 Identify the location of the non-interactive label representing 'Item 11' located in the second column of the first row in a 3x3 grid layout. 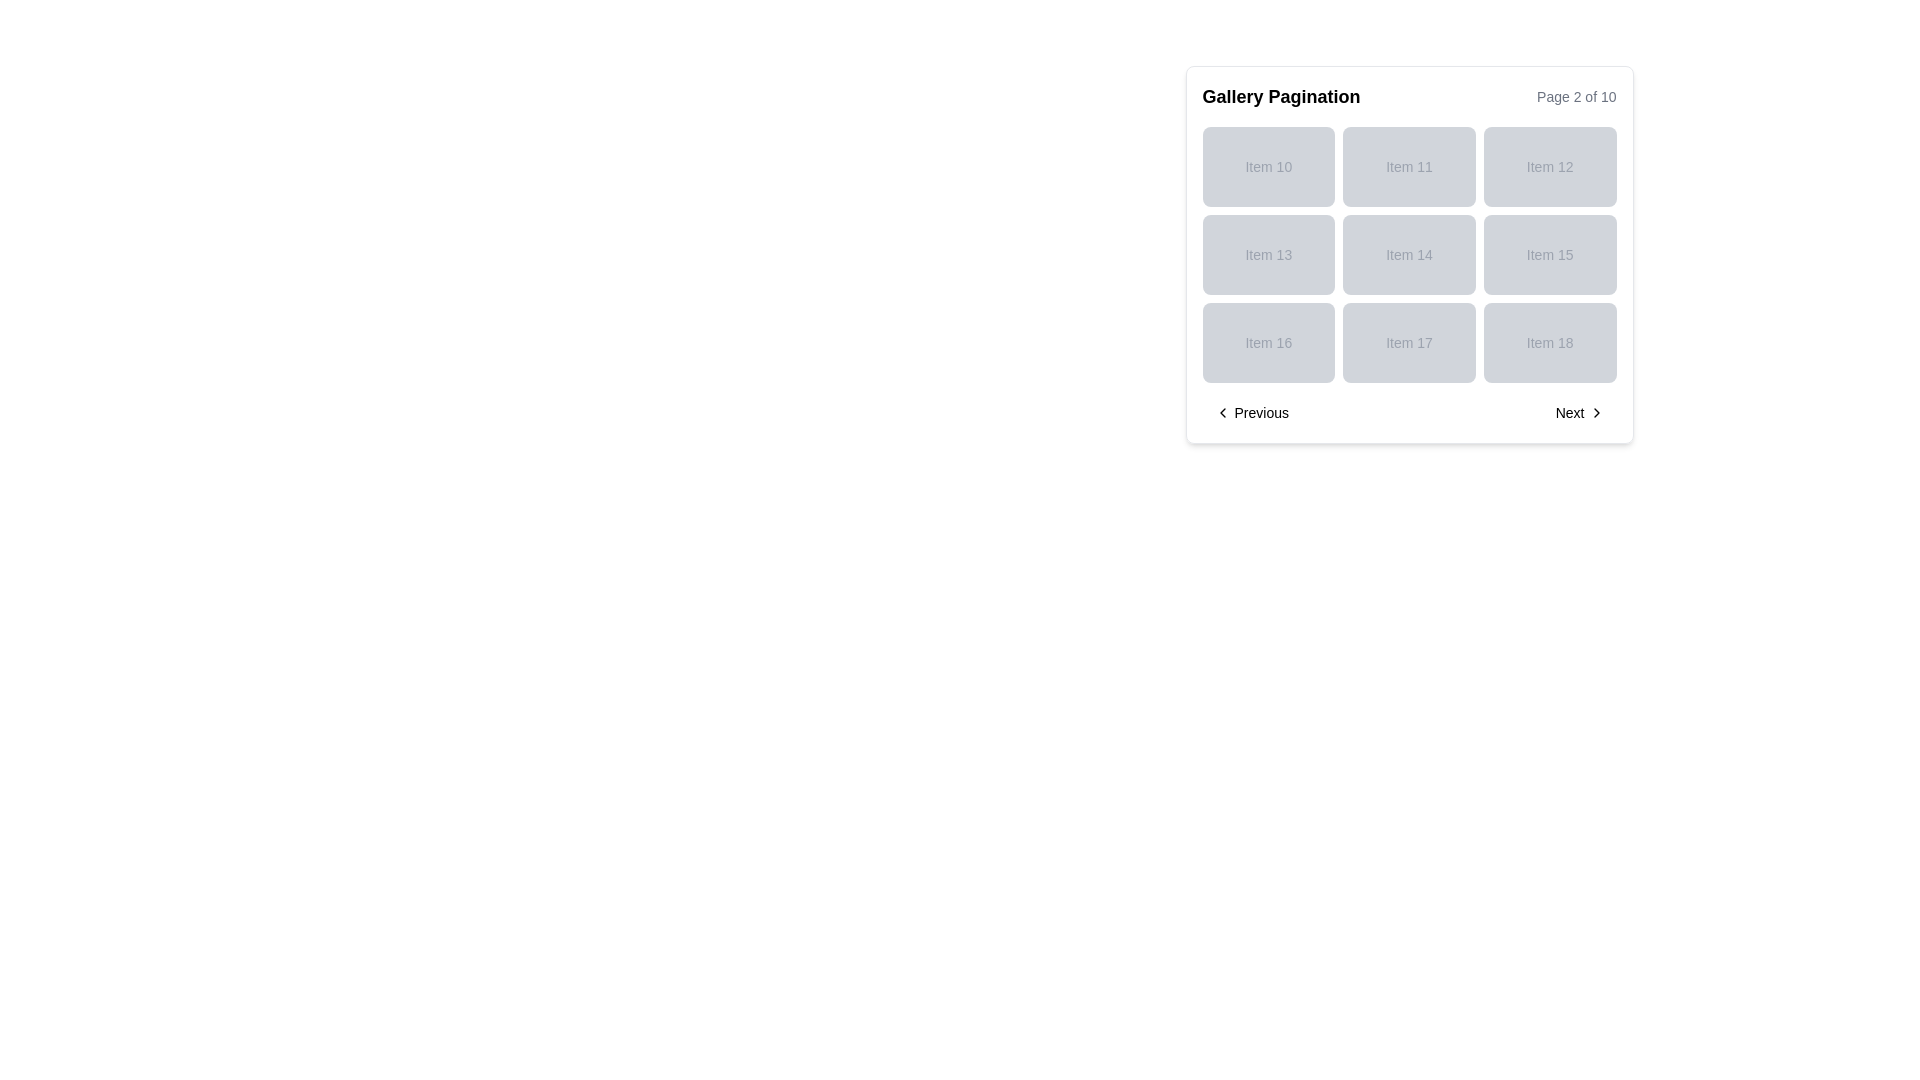
(1408, 165).